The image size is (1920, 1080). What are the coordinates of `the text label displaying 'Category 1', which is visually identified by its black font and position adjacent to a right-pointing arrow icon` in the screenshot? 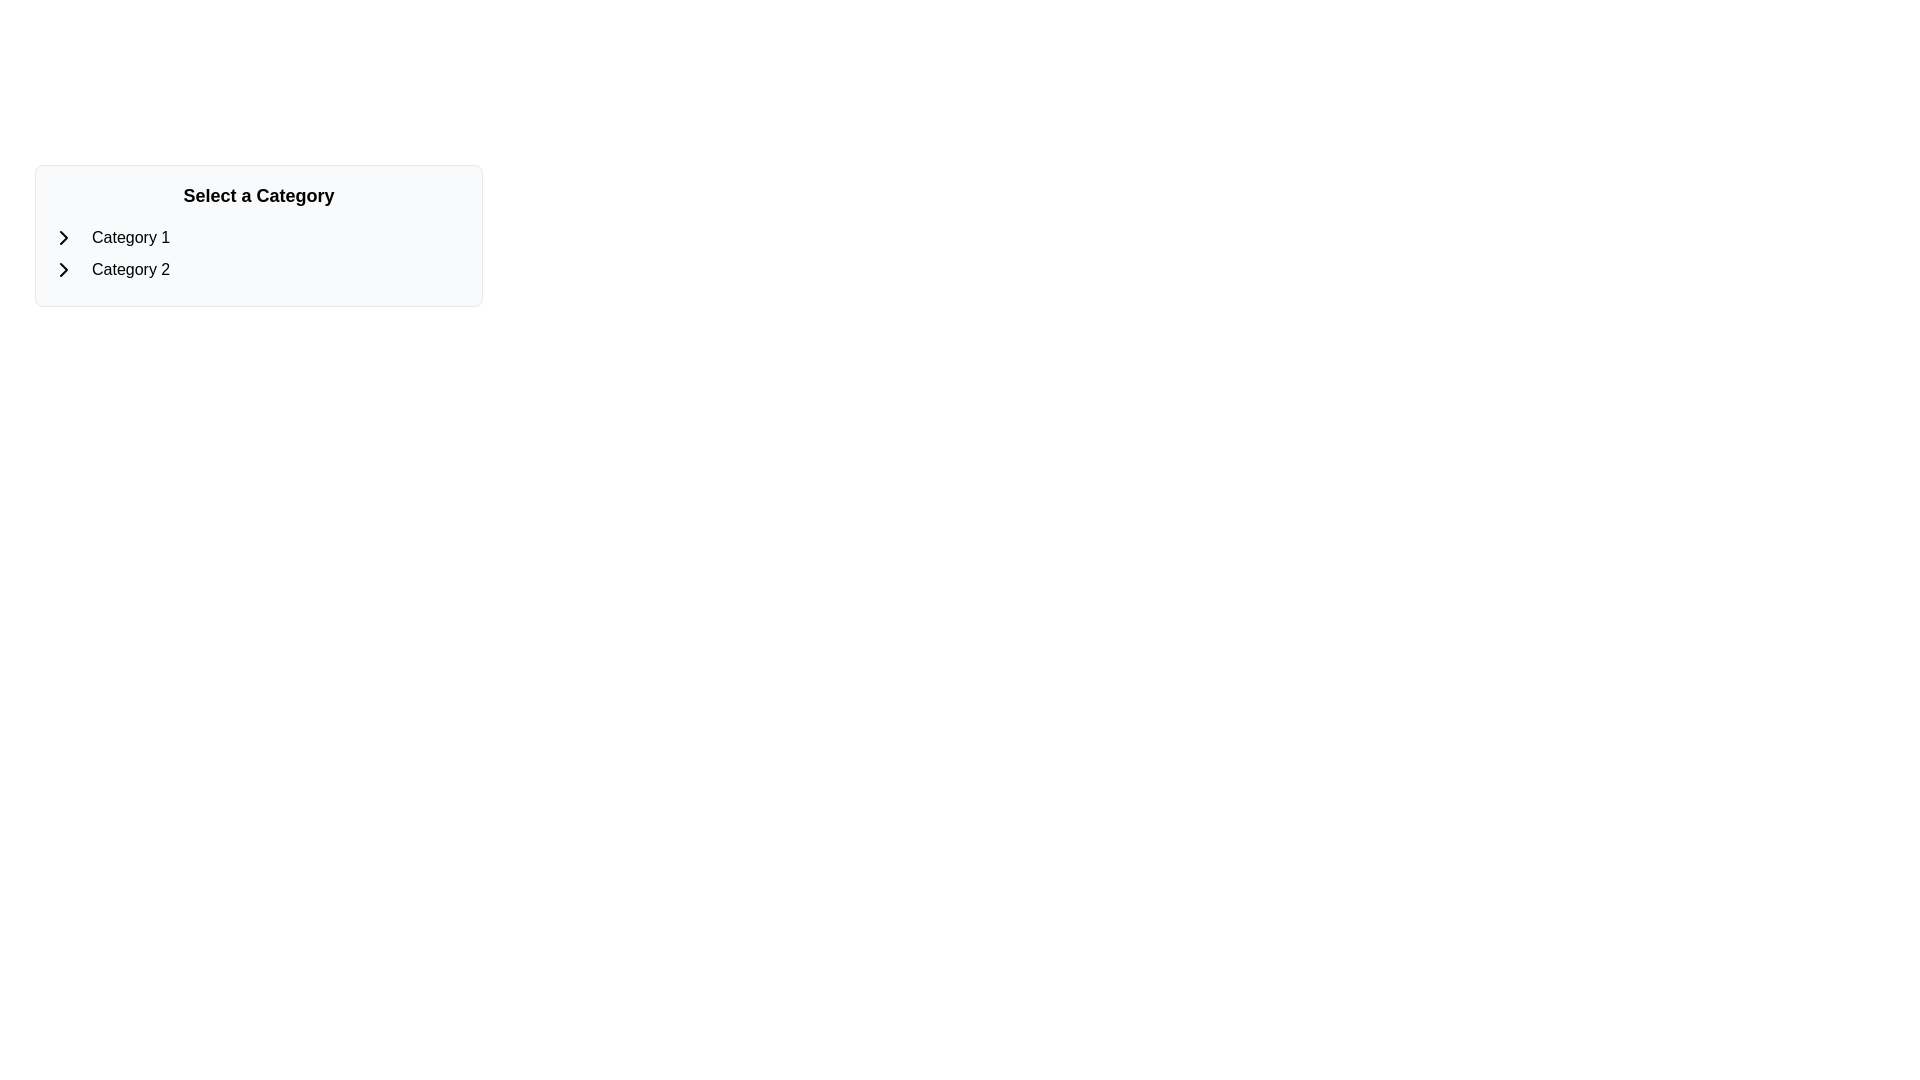 It's located at (130, 237).